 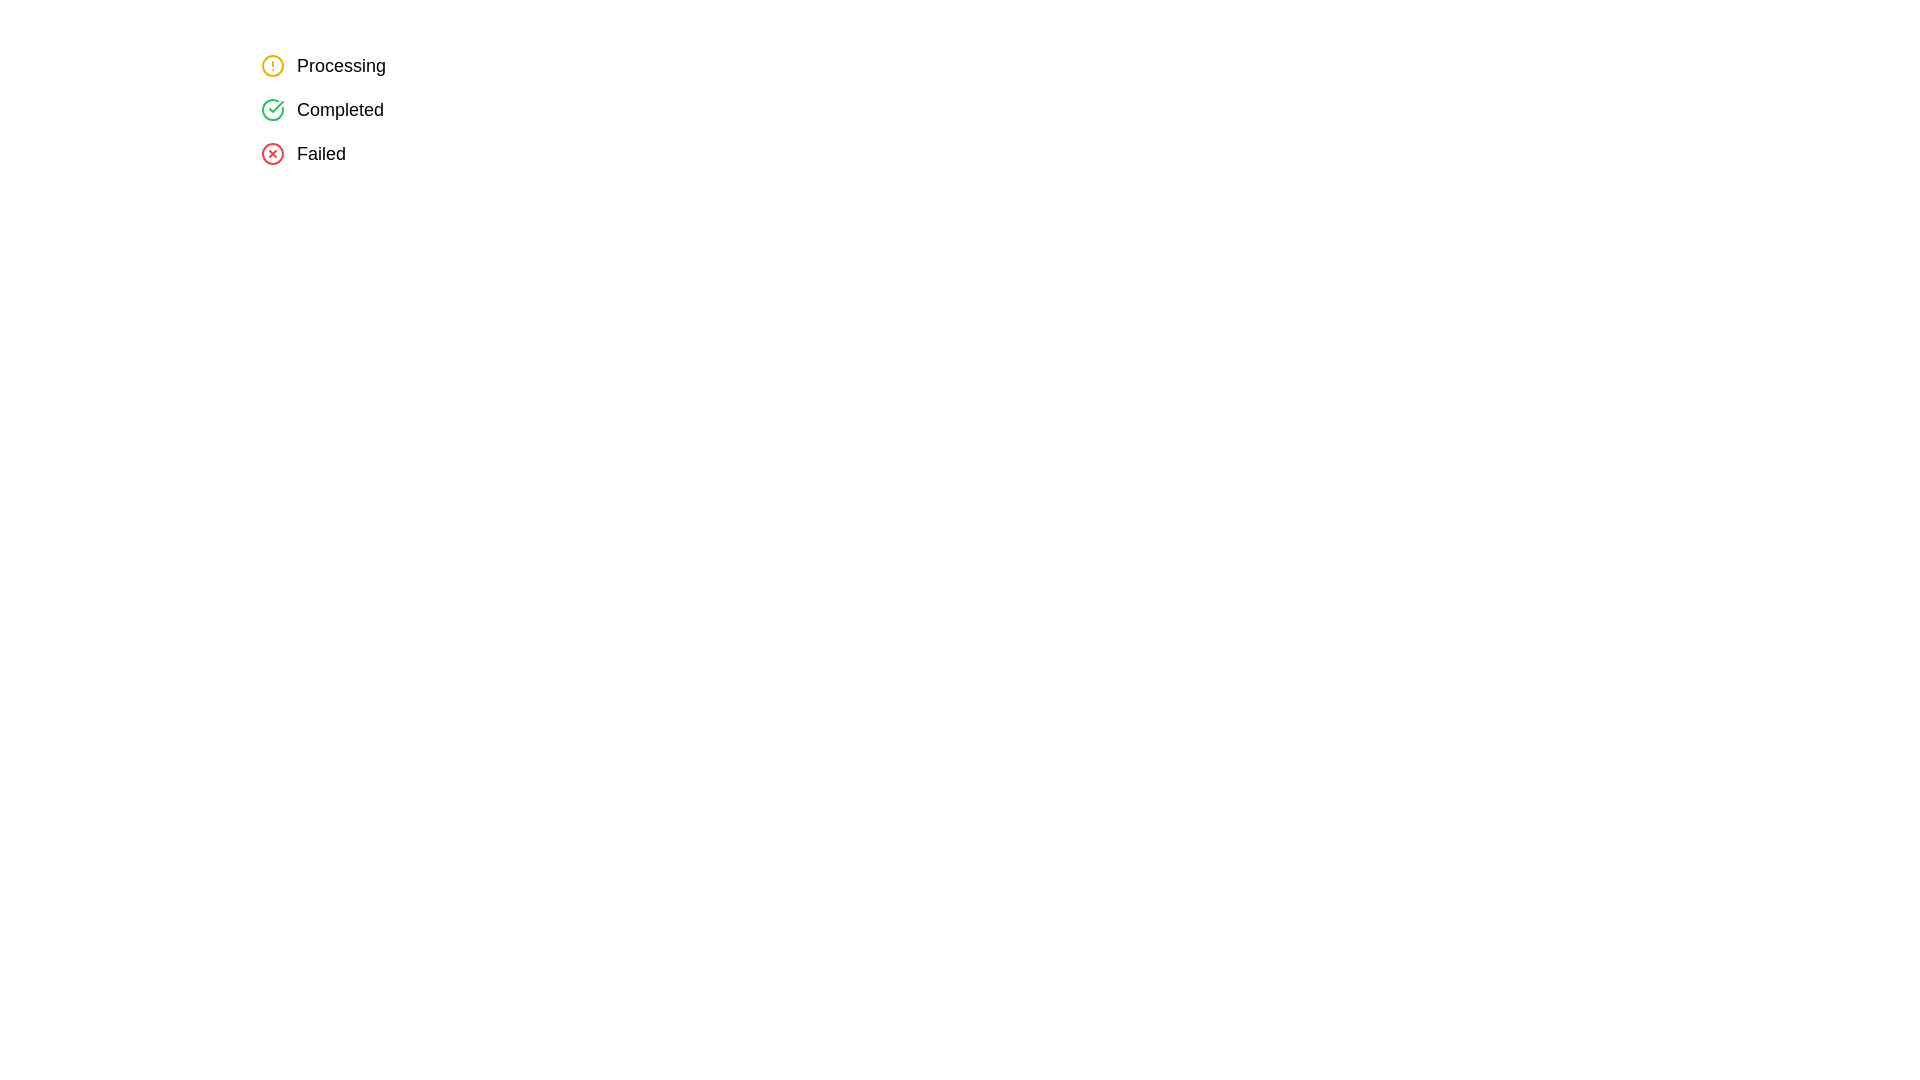 I want to click on the Status indicator labeled 'Failed', which is the third element in a vertical list of status indicators, so click(x=302, y=153).